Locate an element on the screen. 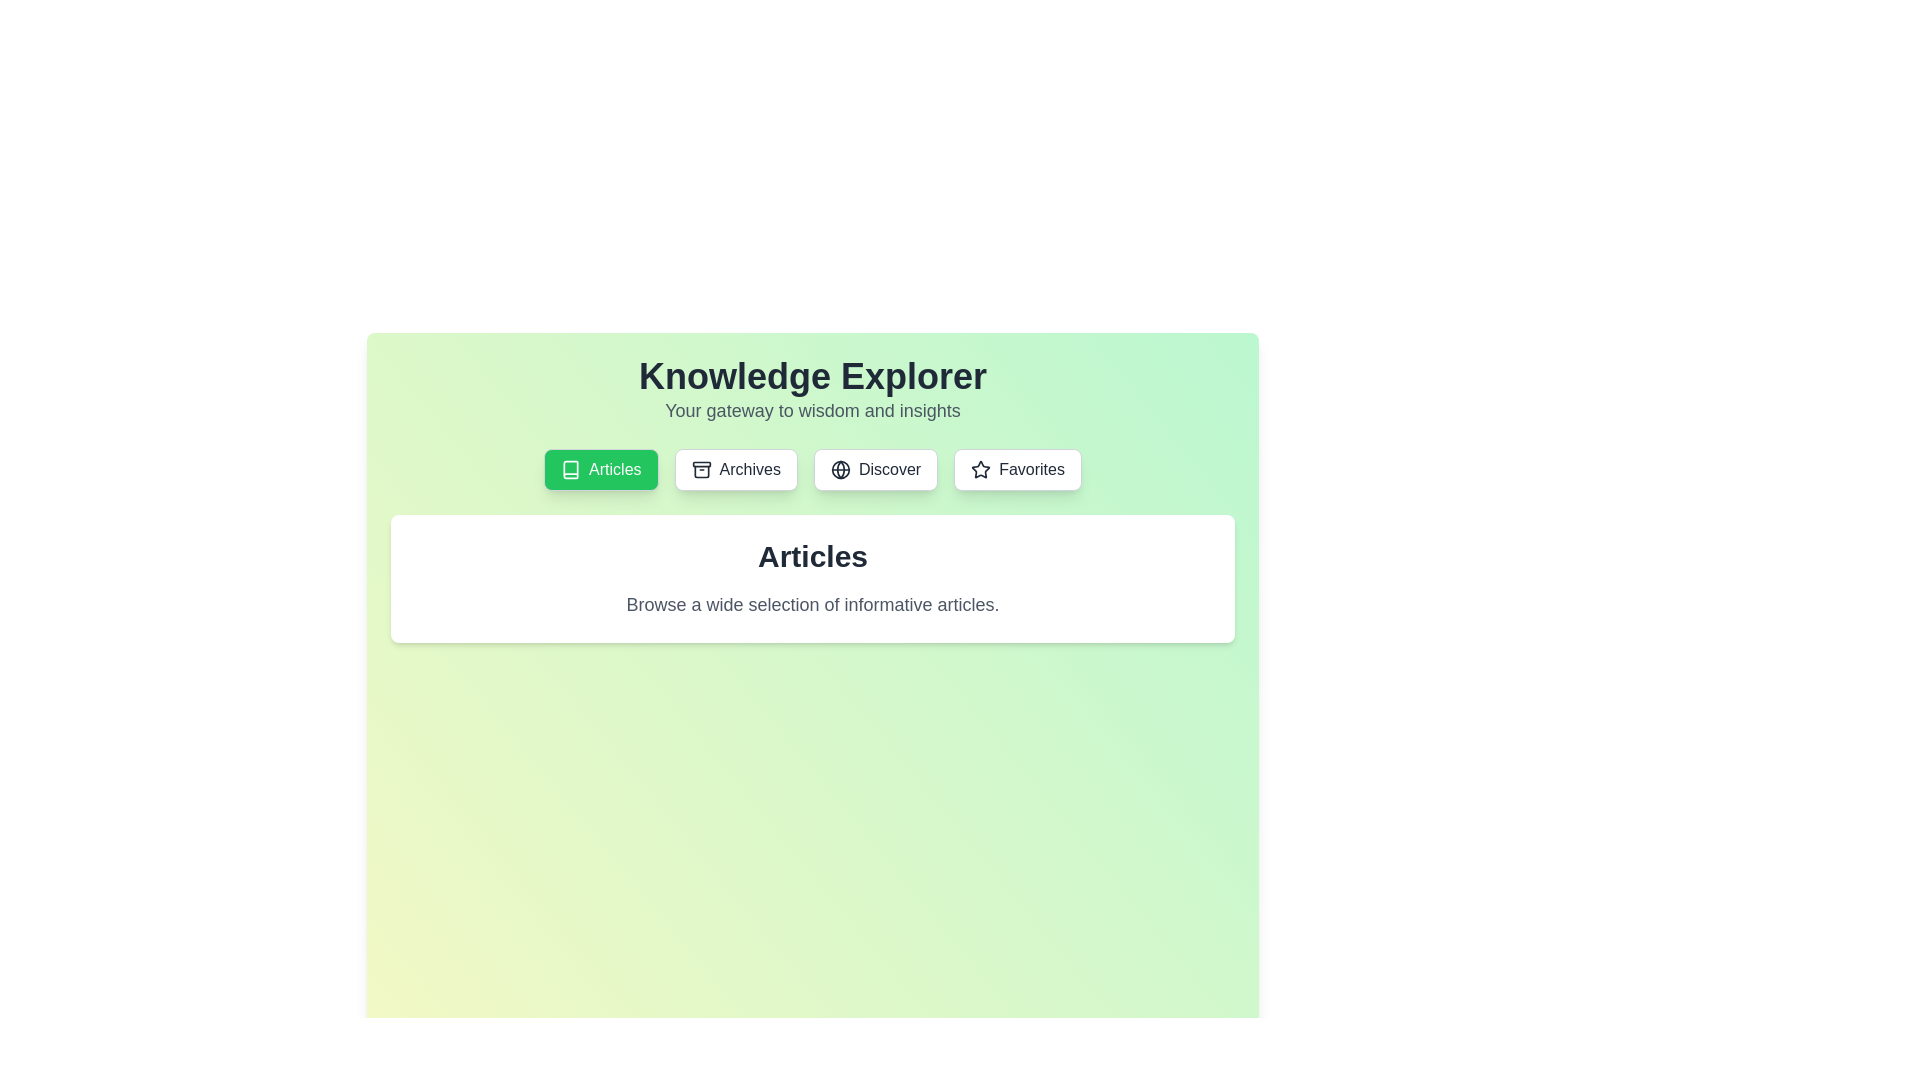 The width and height of the screenshot is (1920, 1080). the tab with label Discover is located at coordinates (876, 470).